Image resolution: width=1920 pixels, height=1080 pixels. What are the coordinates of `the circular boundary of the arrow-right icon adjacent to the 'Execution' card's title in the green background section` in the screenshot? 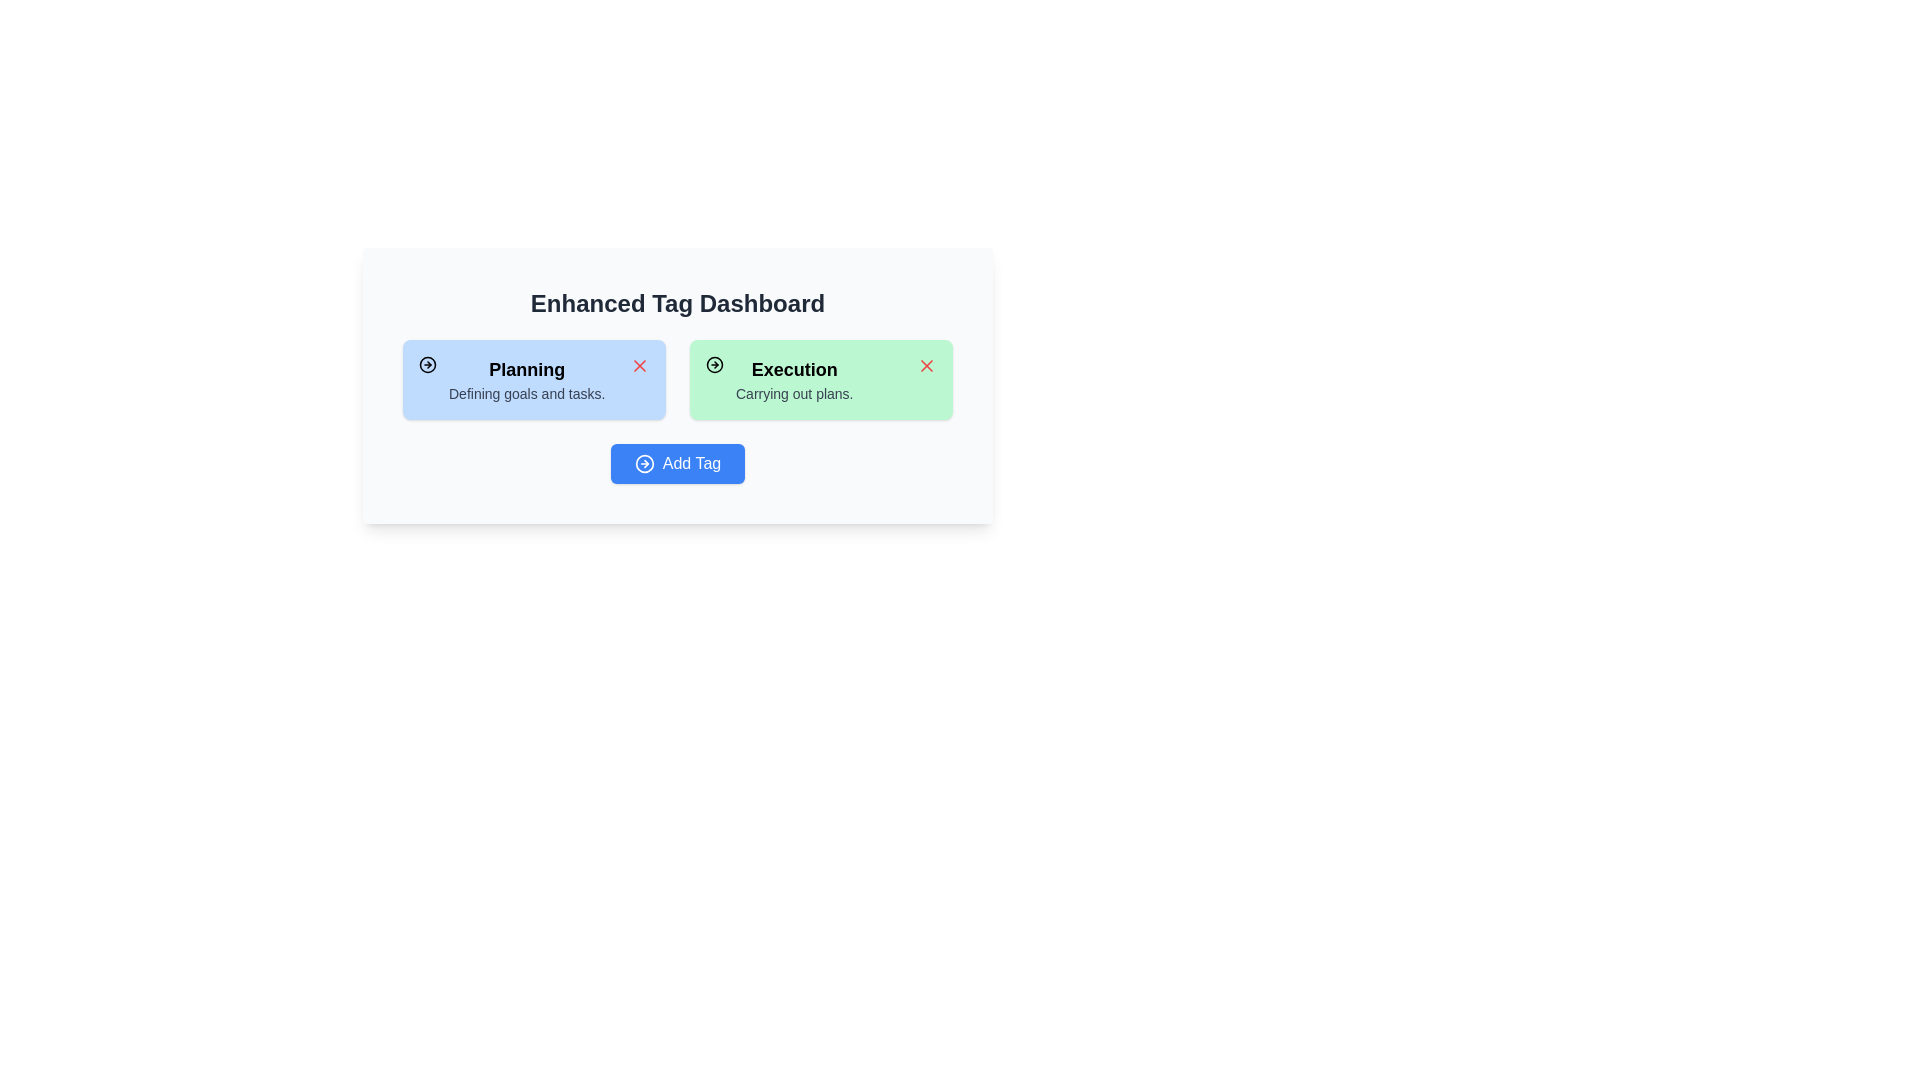 It's located at (715, 365).